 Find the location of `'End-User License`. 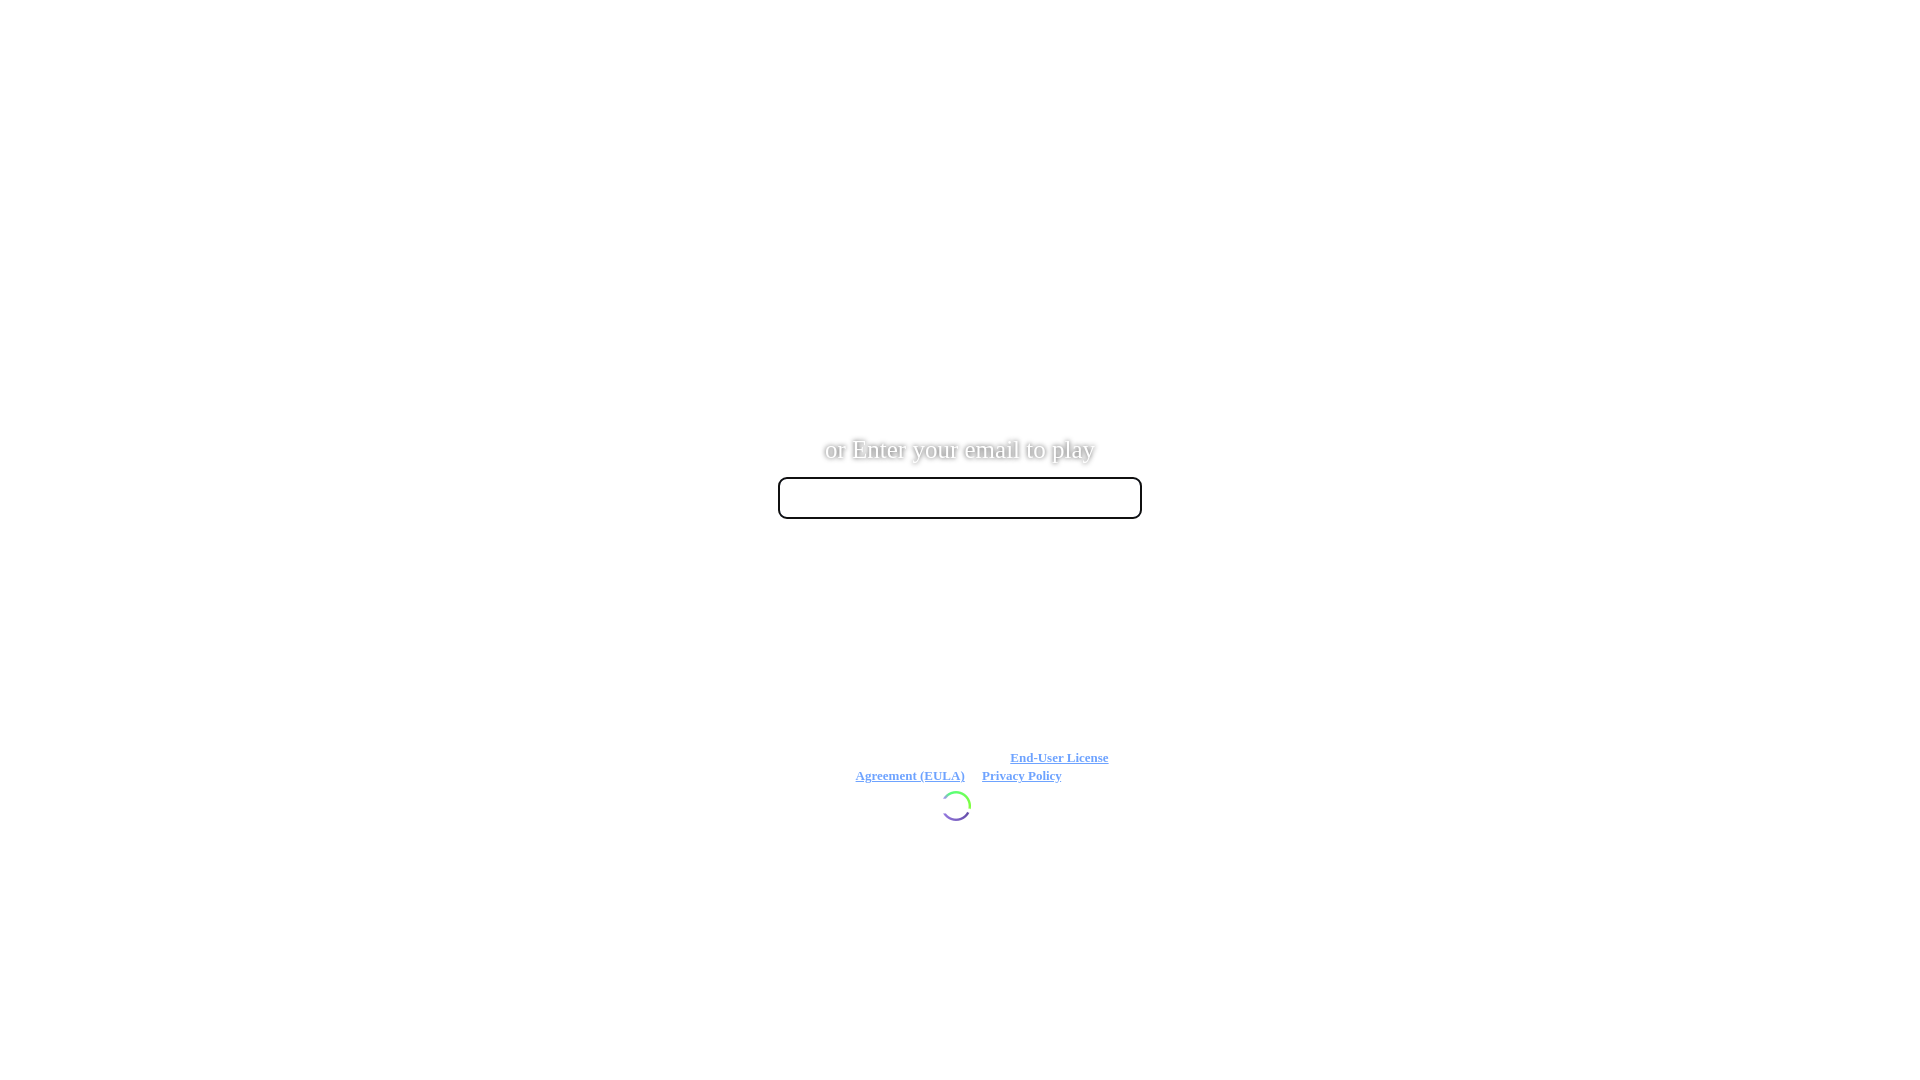

'End-User License is located at coordinates (982, 765).